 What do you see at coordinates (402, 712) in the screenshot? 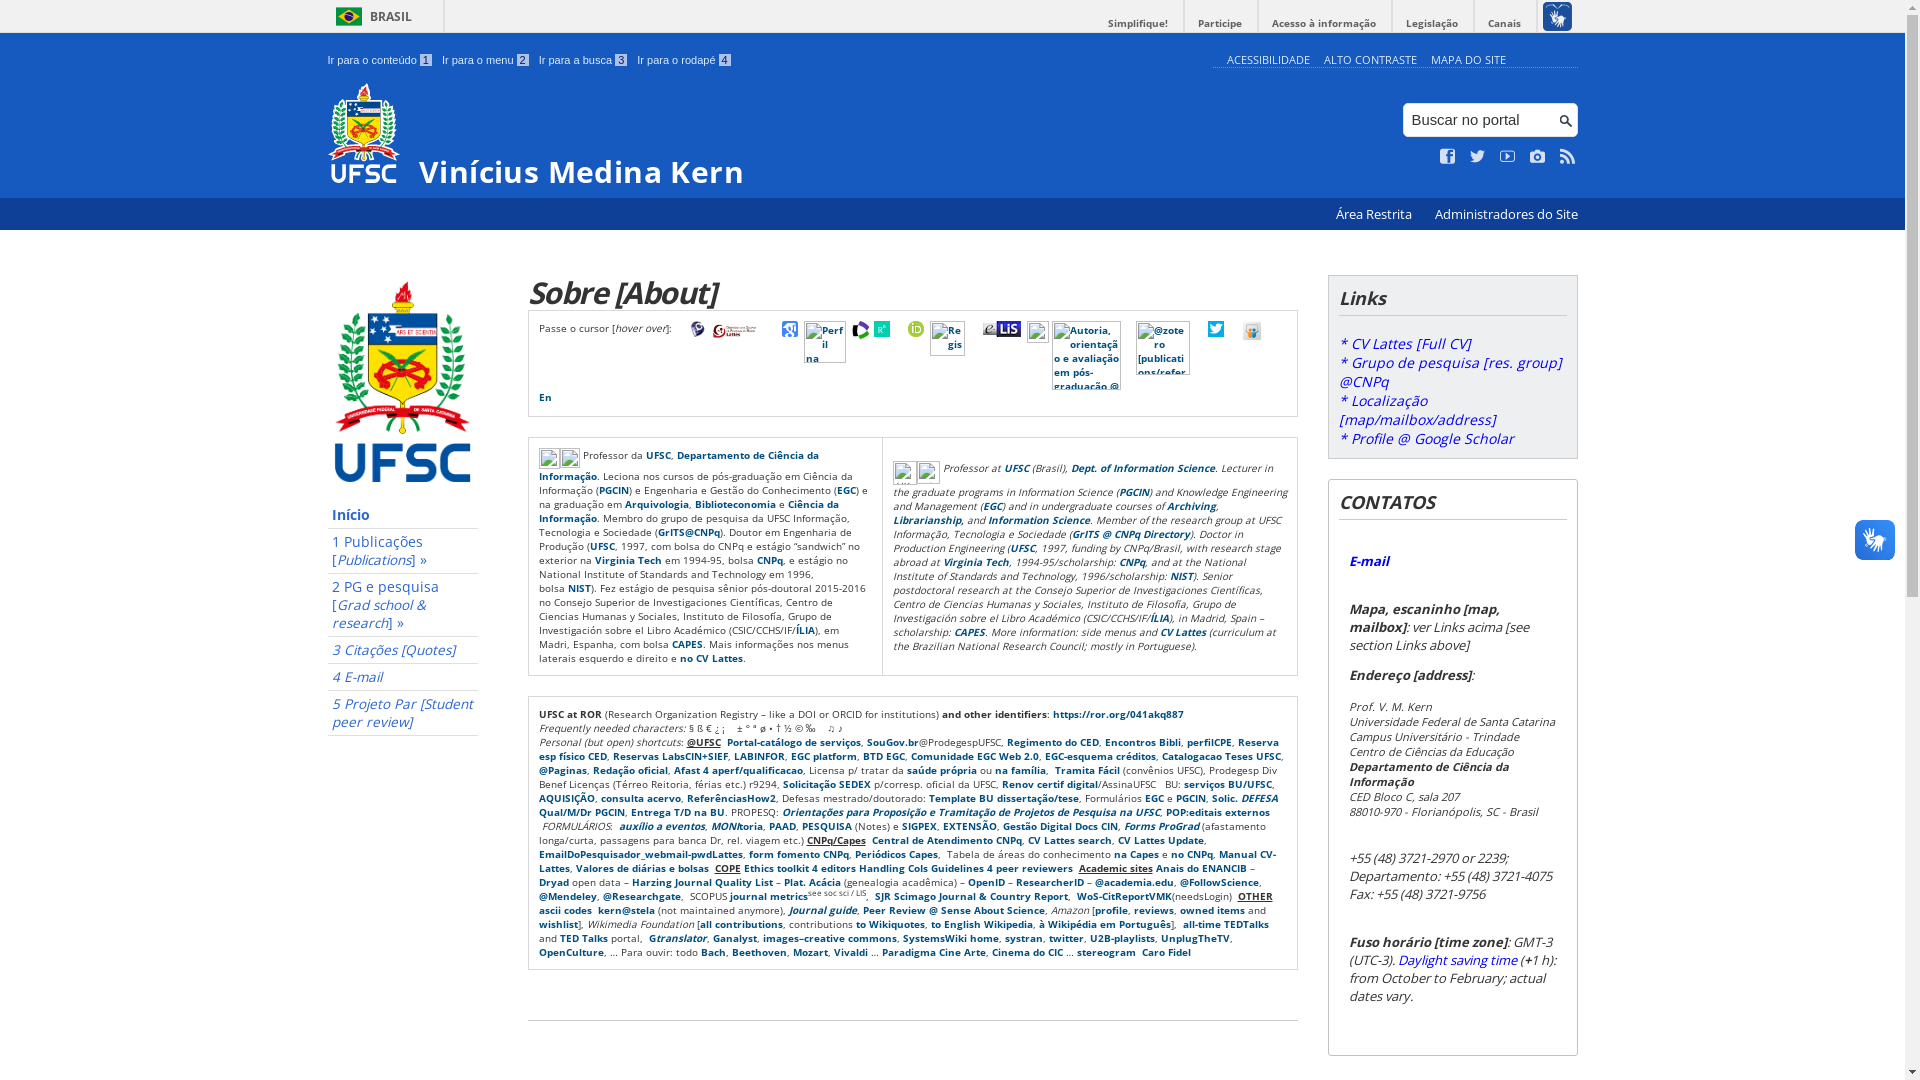
I see `'5 Projeto Par [Student peer review]'` at bounding box center [402, 712].